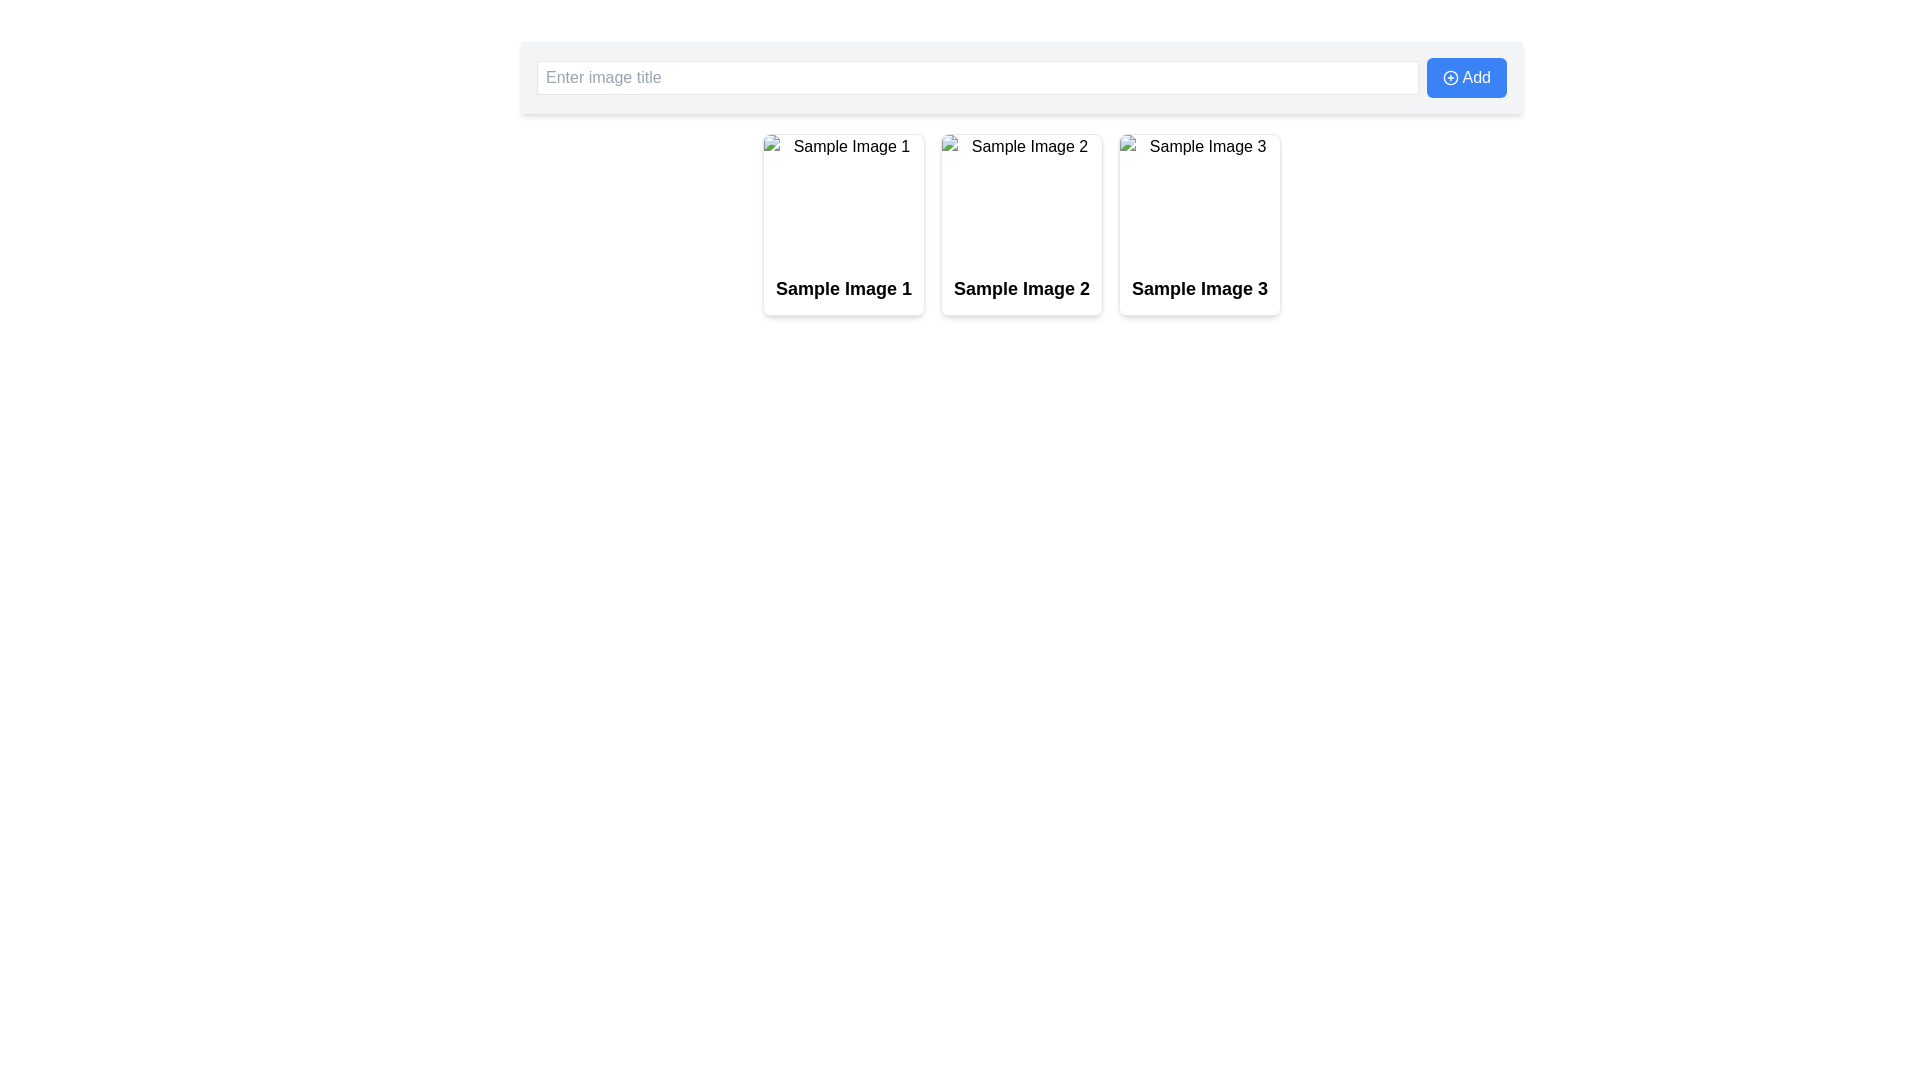 This screenshot has height=1080, width=1920. What do you see at coordinates (1022, 289) in the screenshot?
I see `the second text label associated with the second card in the layout, which is centrally located under the card` at bounding box center [1022, 289].